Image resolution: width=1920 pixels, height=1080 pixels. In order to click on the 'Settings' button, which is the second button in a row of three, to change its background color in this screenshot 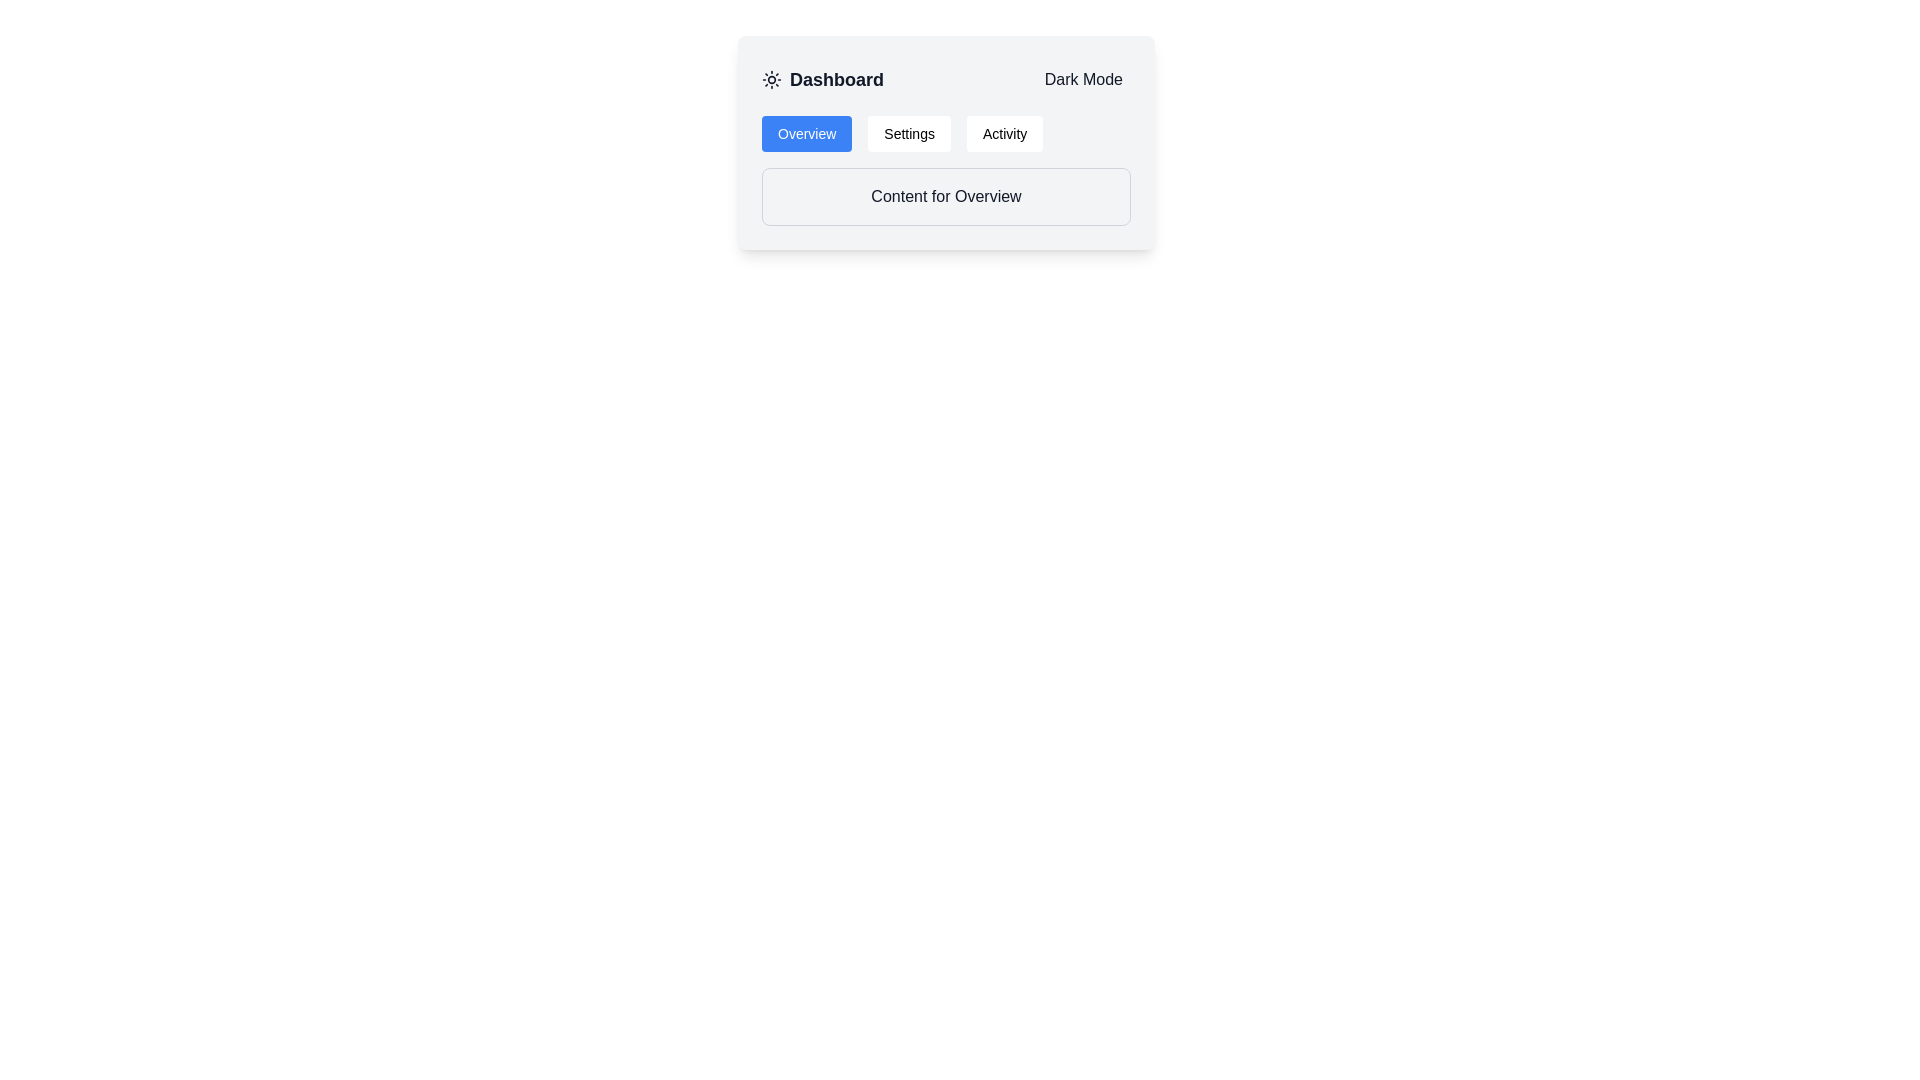, I will do `click(908, 134)`.